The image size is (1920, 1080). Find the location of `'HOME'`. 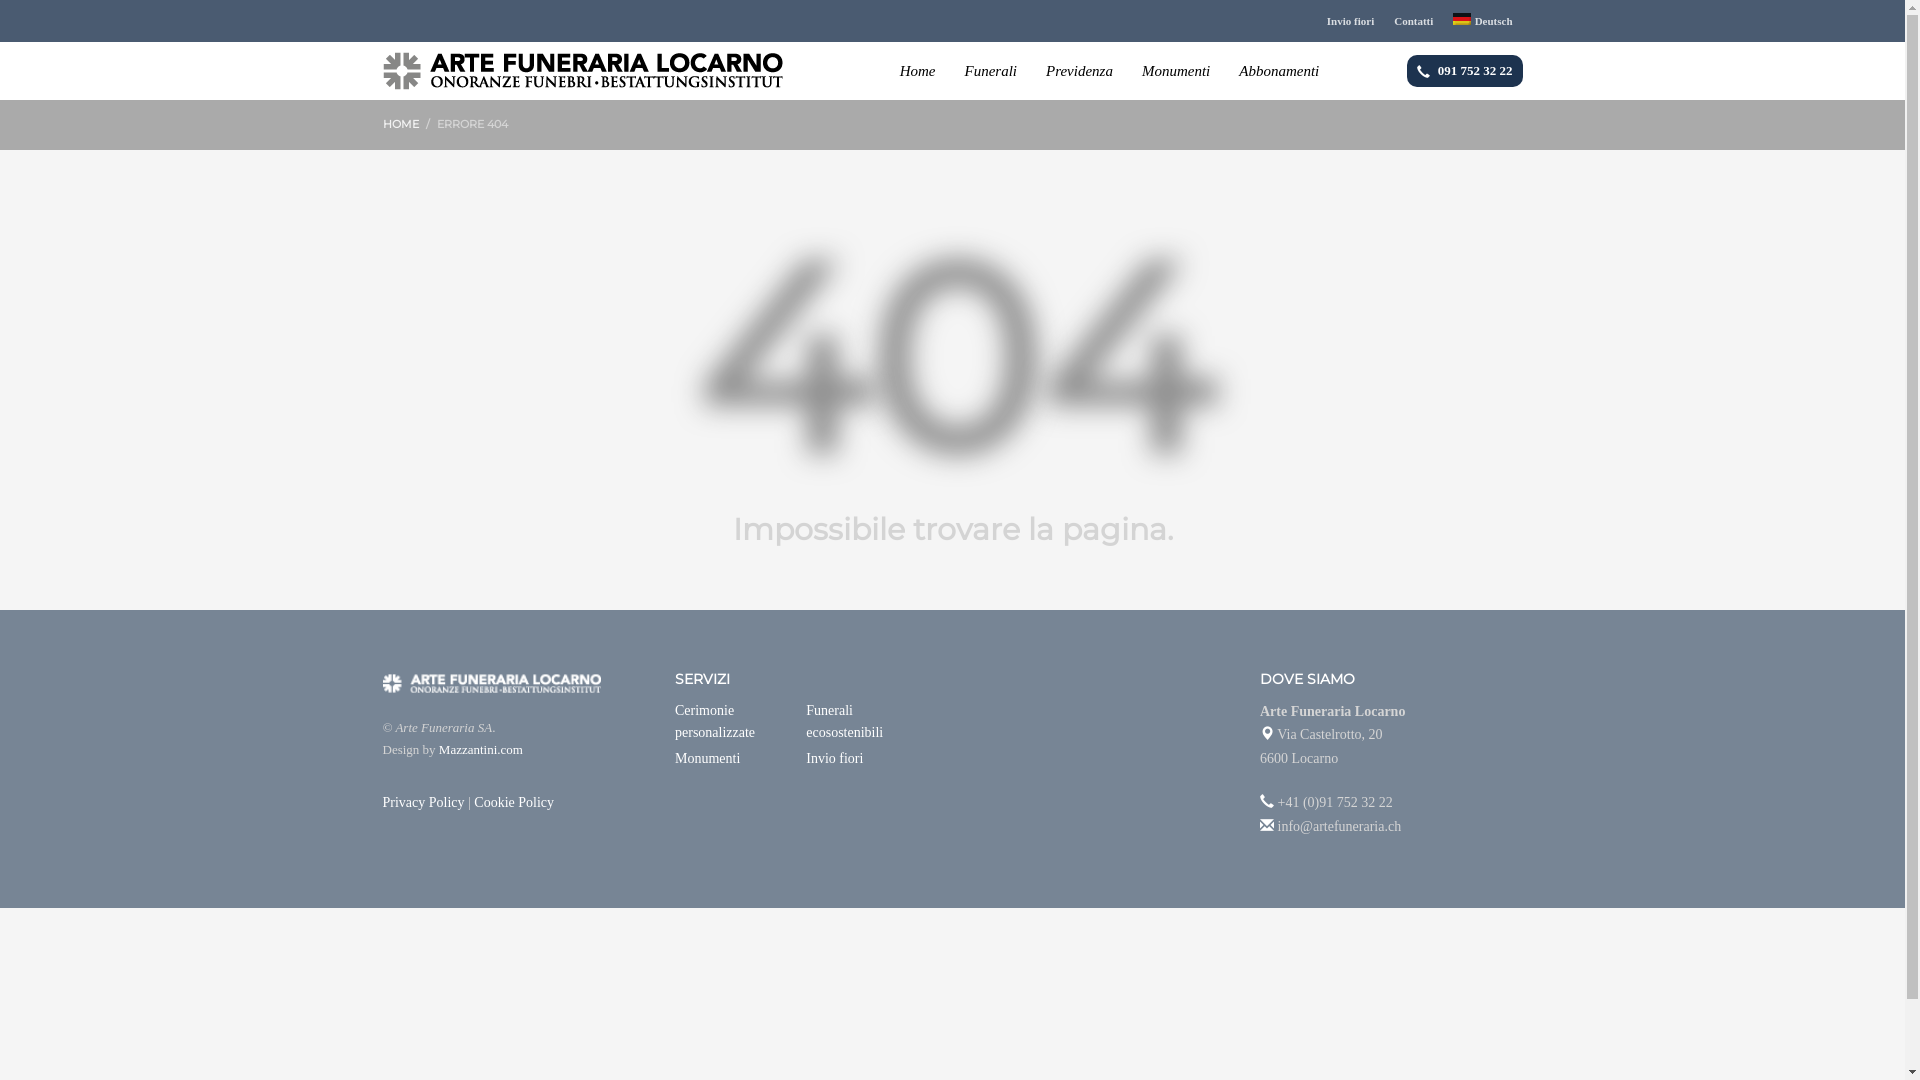

'HOME' is located at coordinates (399, 123).